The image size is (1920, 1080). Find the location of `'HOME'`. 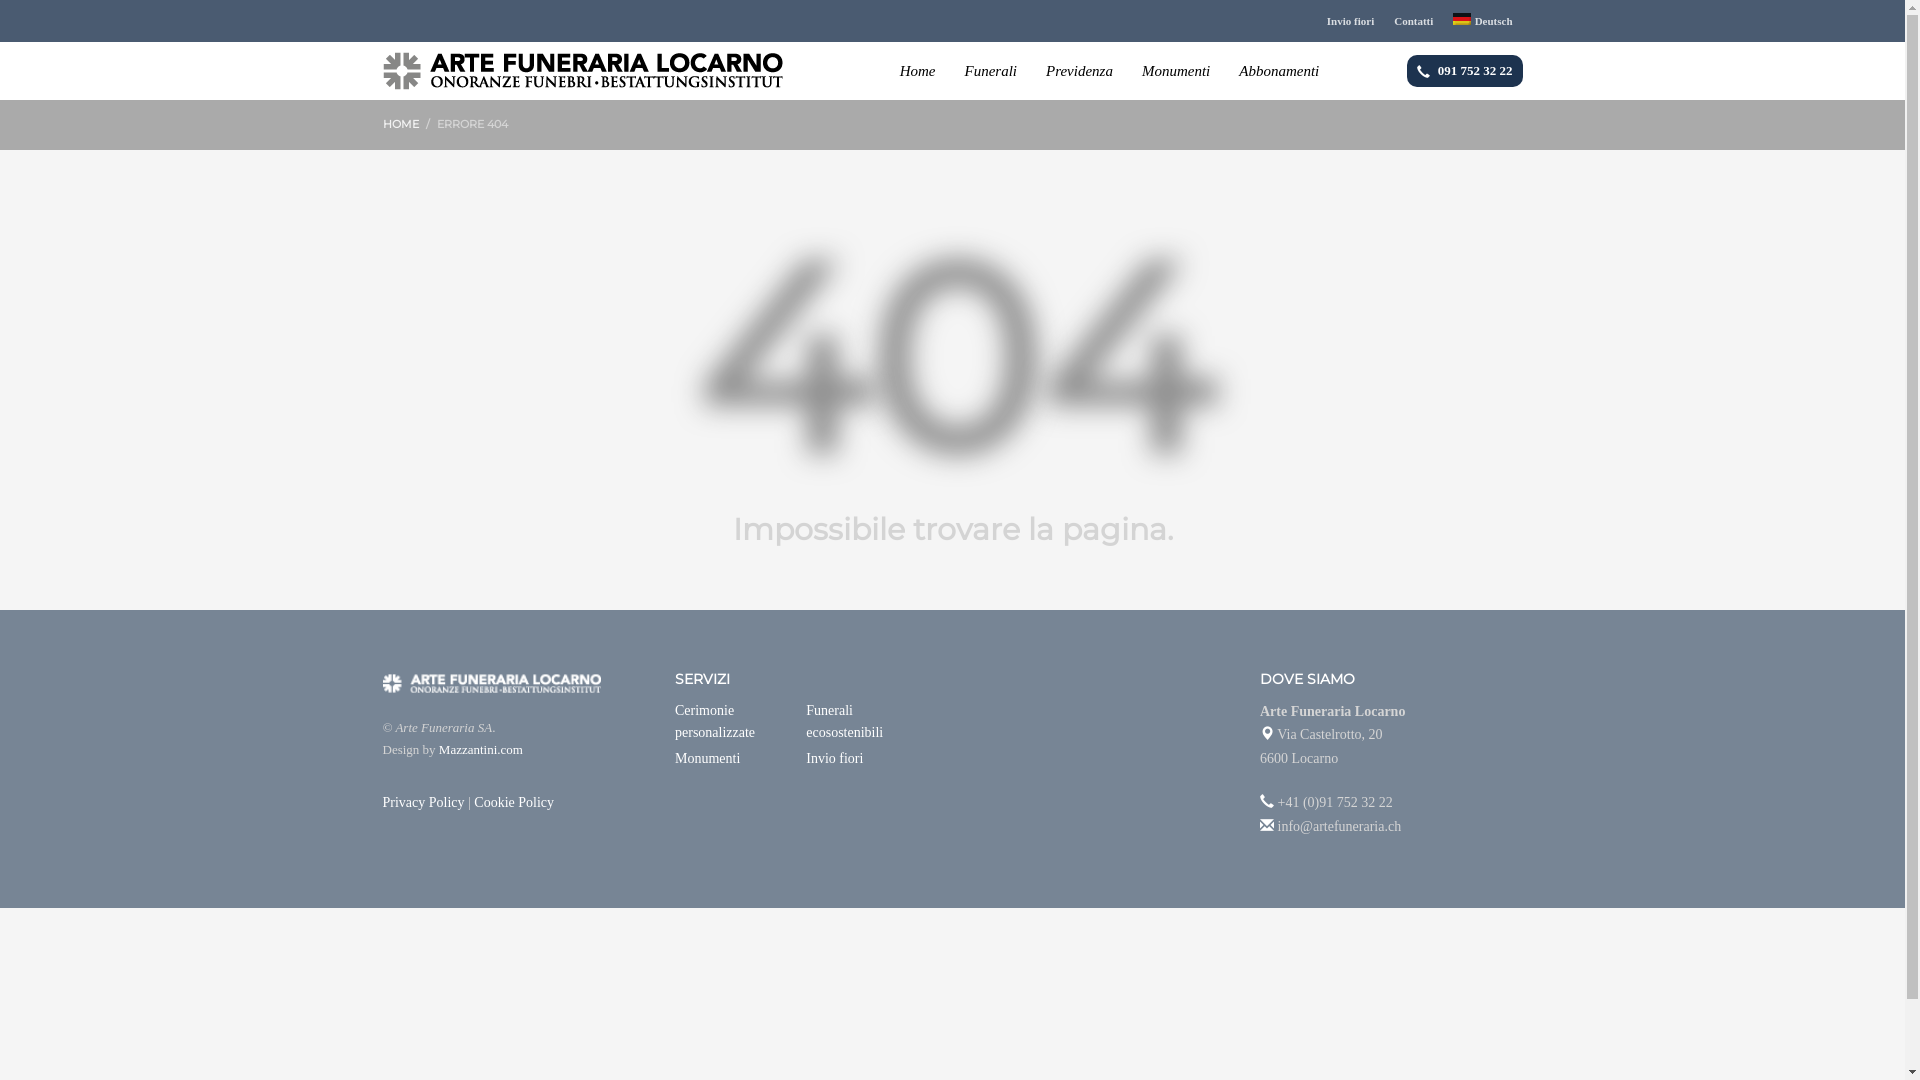

'HOME' is located at coordinates (399, 123).